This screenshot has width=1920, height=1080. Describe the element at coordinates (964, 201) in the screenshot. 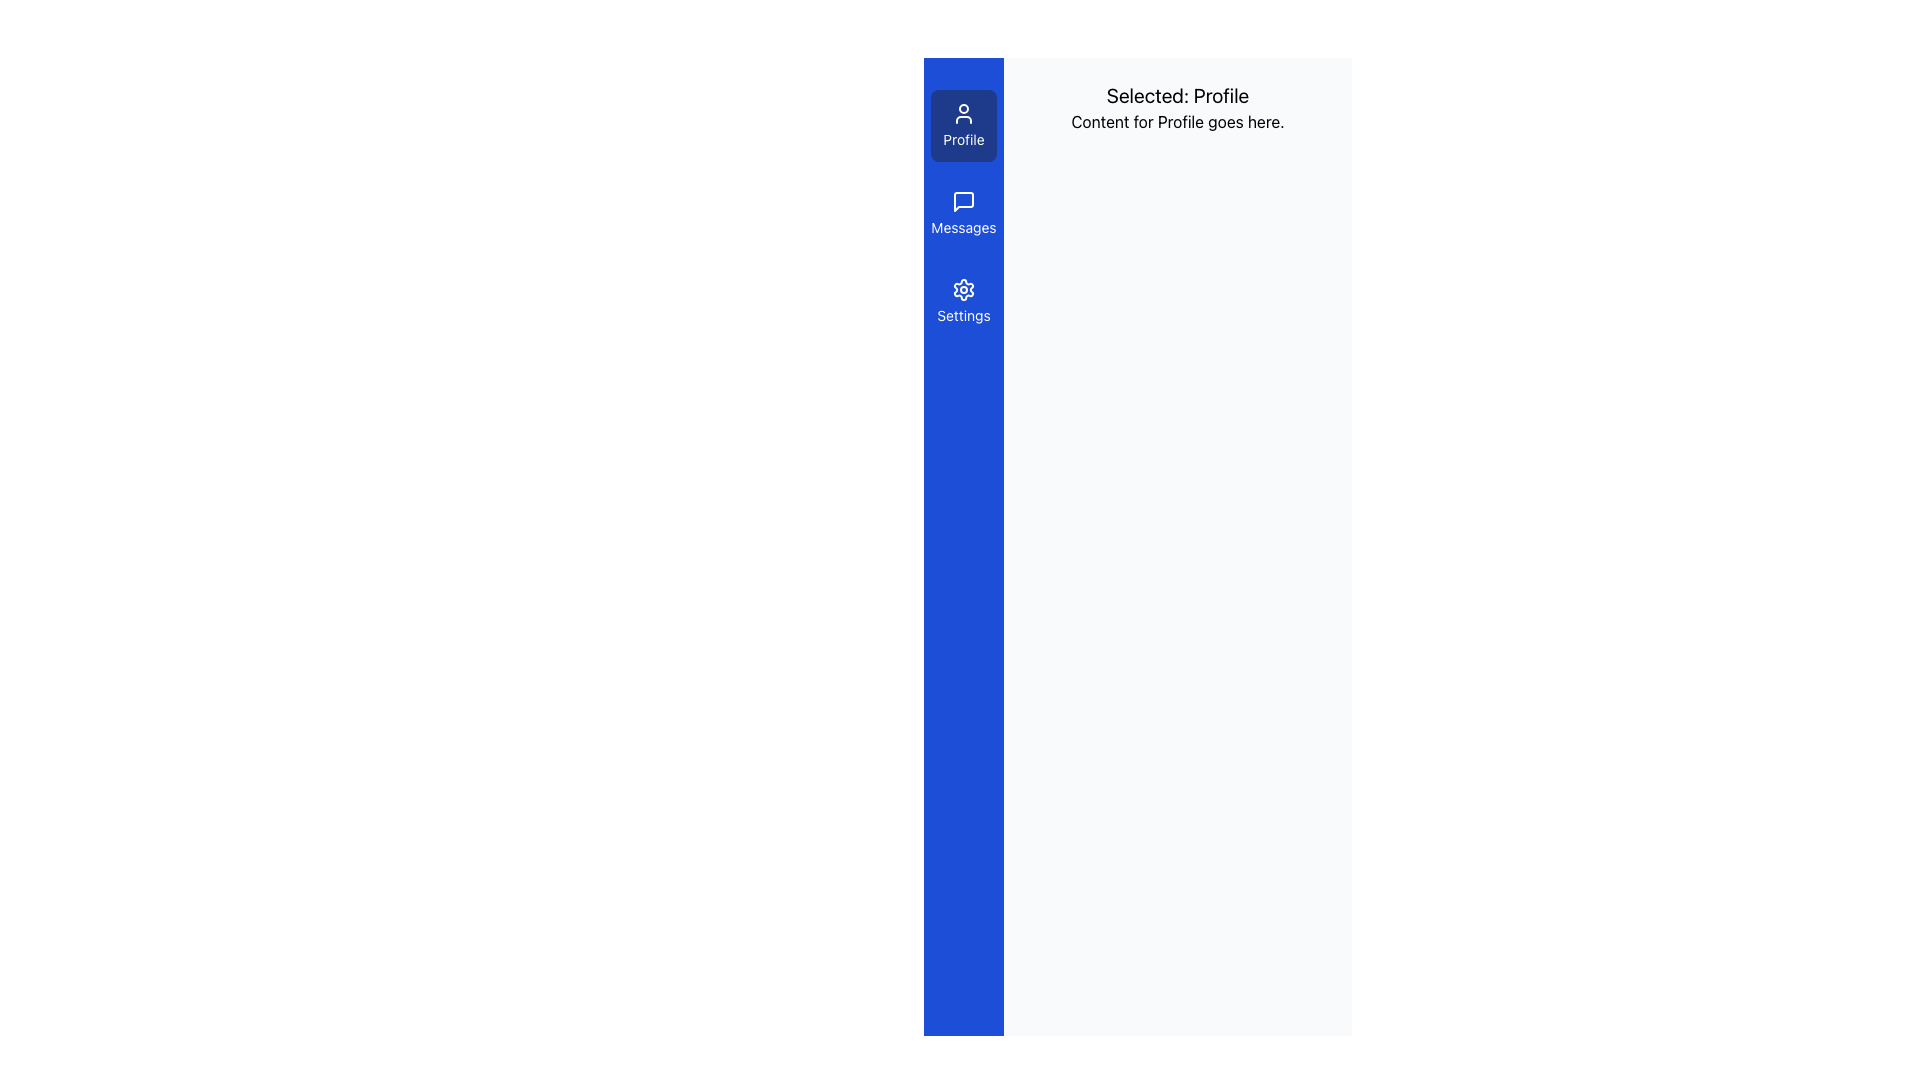

I see `the 'Messages' SVG icon located in the left sidebar` at that location.